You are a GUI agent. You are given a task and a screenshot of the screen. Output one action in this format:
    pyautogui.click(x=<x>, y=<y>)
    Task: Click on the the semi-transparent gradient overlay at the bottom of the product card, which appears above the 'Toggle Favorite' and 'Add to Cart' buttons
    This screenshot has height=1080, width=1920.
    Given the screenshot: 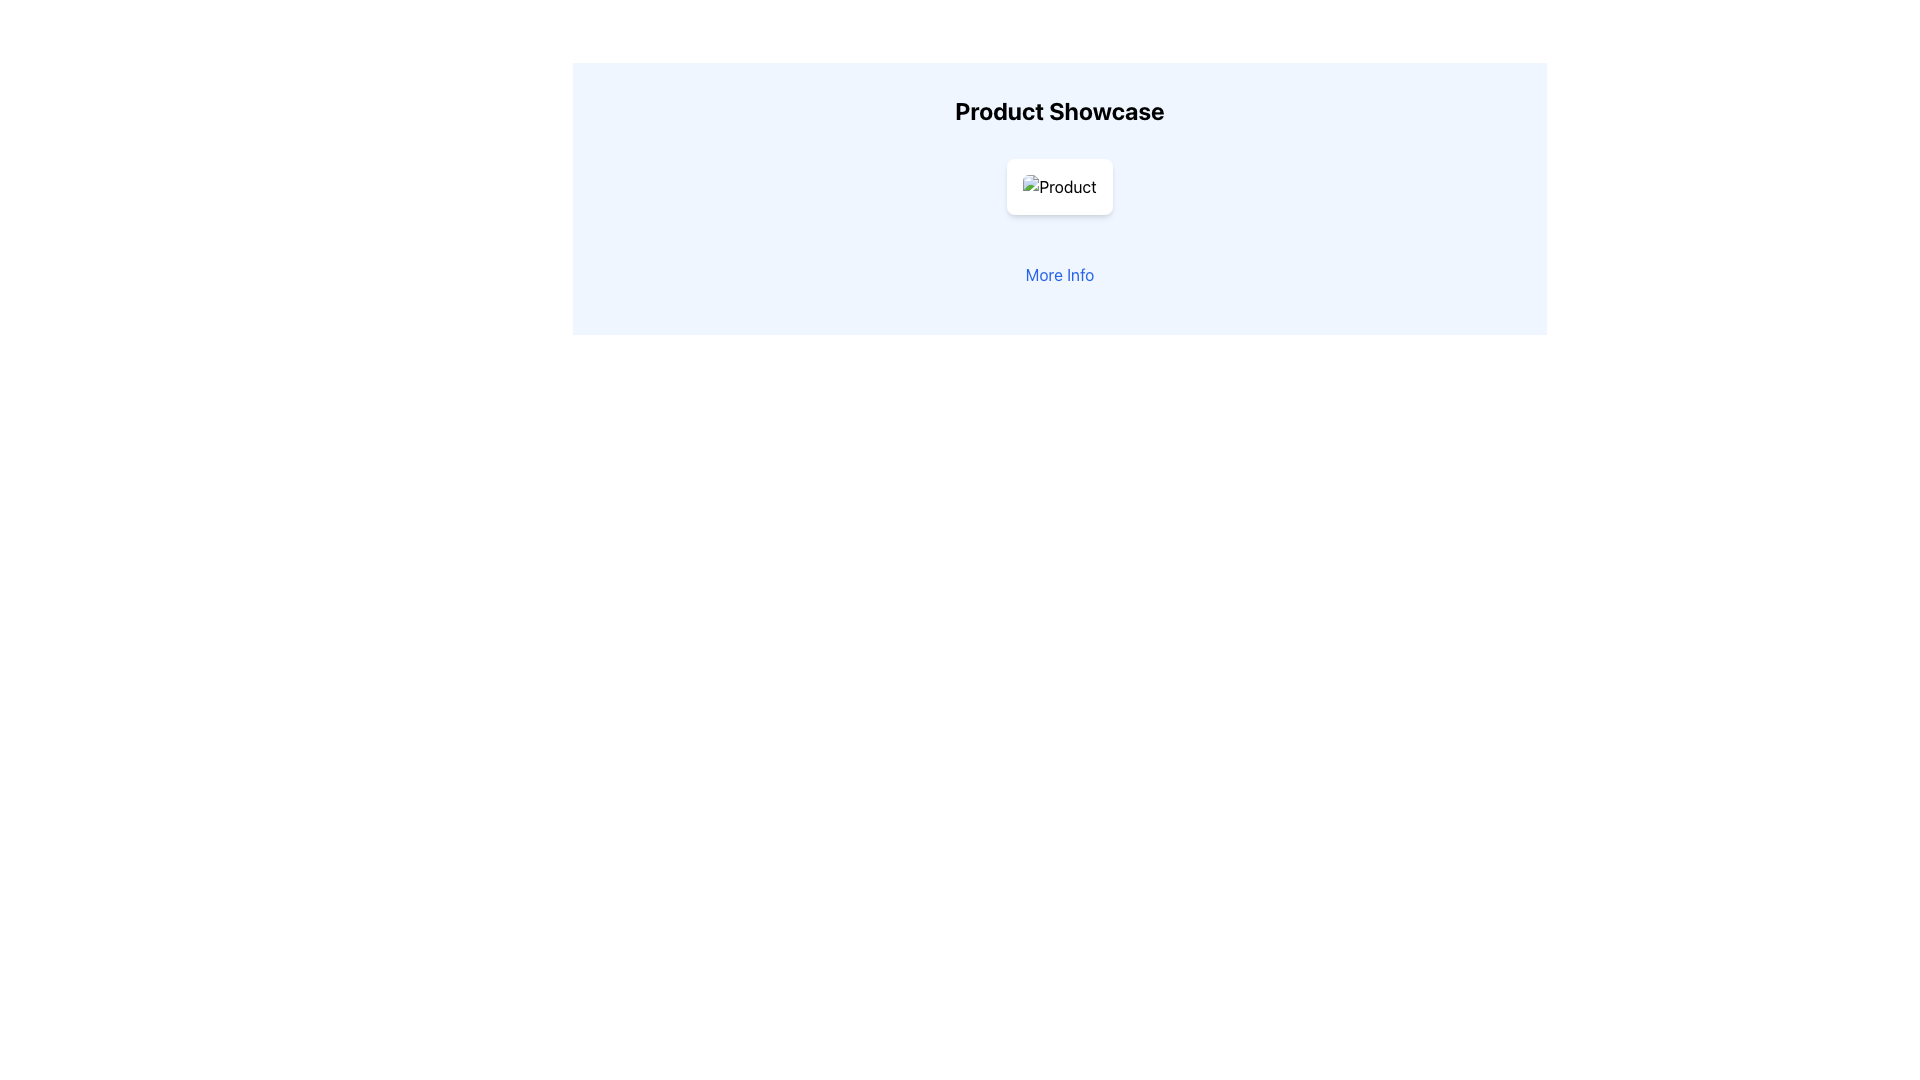 What is the action you would take?
    pyautogui.click(x=1059, y=181)
    